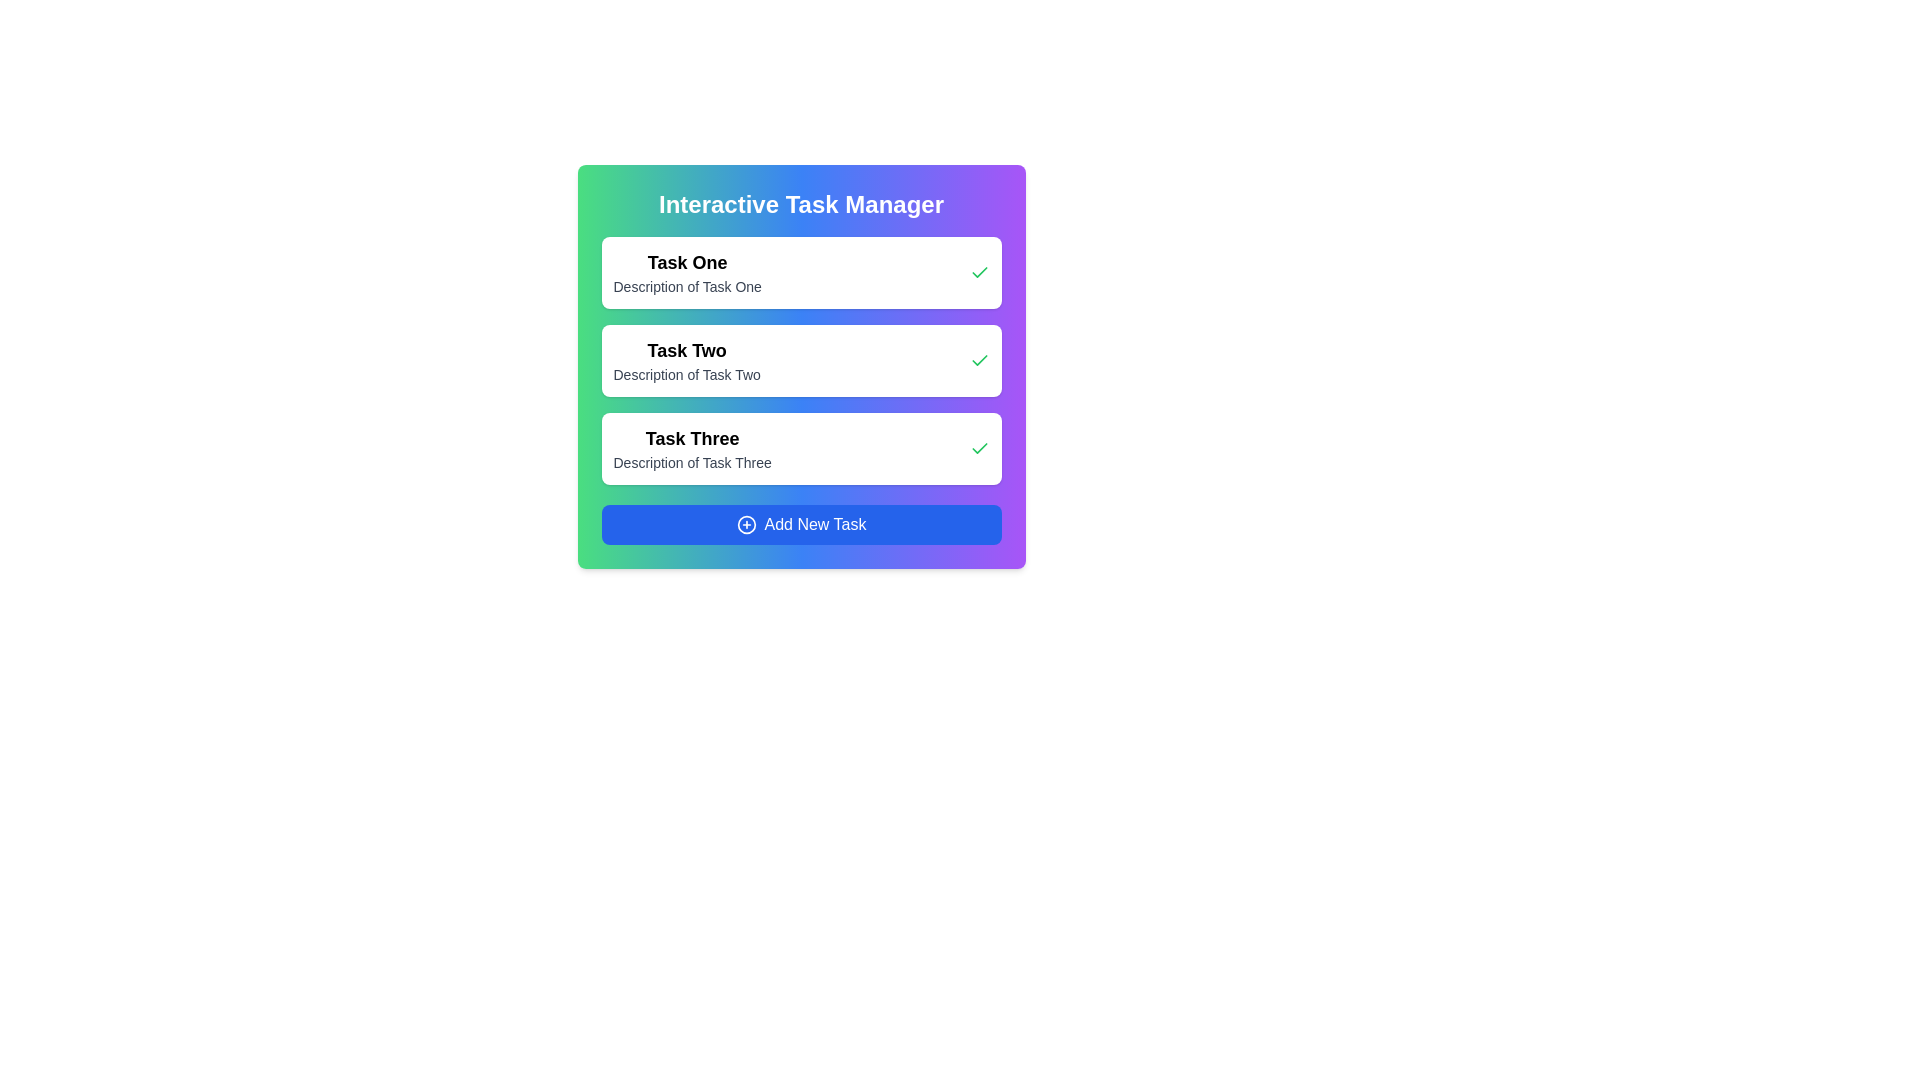  What do you see at coordinates (979, 273) in the screenshot?
I see `the completion marker icon for 'Task One'` at bounding box center [979, 273].